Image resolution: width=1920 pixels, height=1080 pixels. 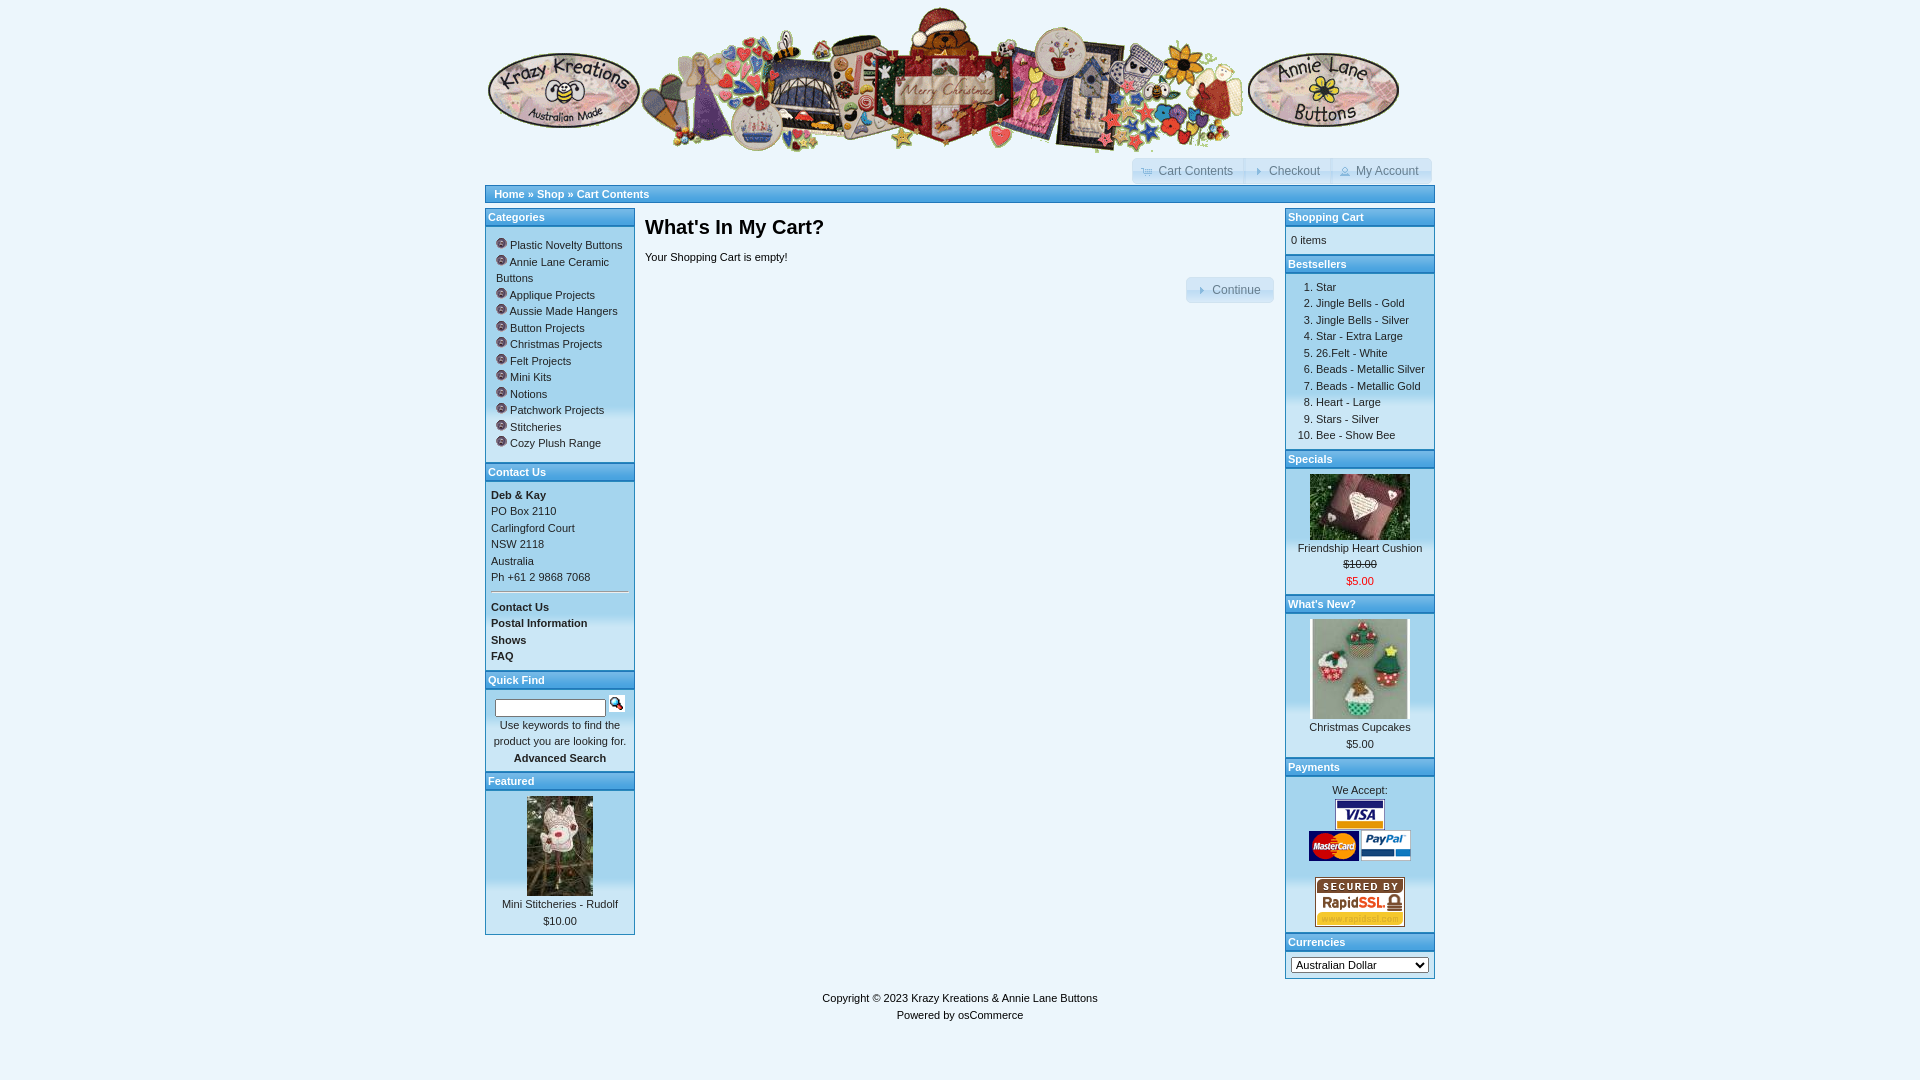 What do you see at coordinates (1360, 547) in the screenshot?
I see `'Friendship Heart Cushion'` at bounding box center [1360, 547].